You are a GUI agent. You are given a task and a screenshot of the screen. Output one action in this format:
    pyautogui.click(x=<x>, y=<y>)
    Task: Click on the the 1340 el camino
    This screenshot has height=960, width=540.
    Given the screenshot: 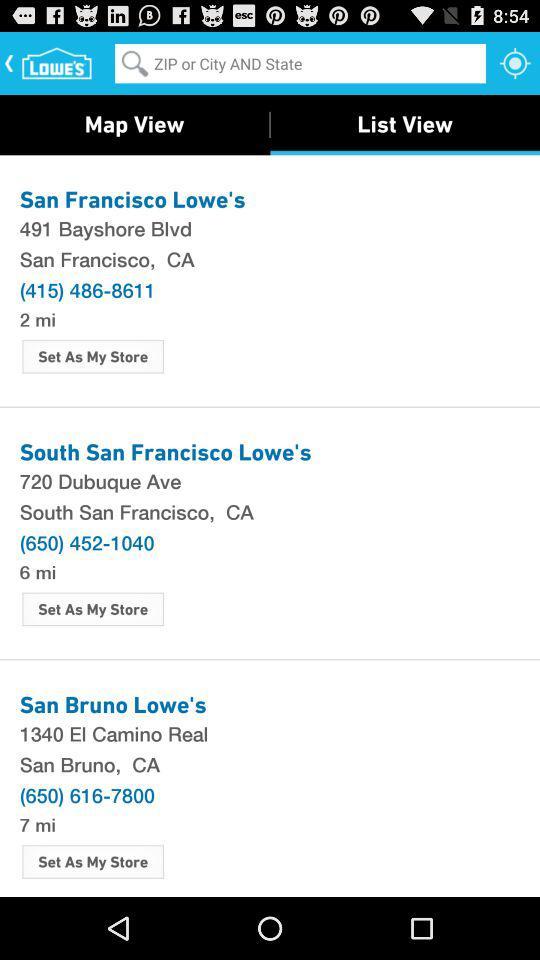 What is the action you would take?
    pyautogui.click(x=270, y=732)
    